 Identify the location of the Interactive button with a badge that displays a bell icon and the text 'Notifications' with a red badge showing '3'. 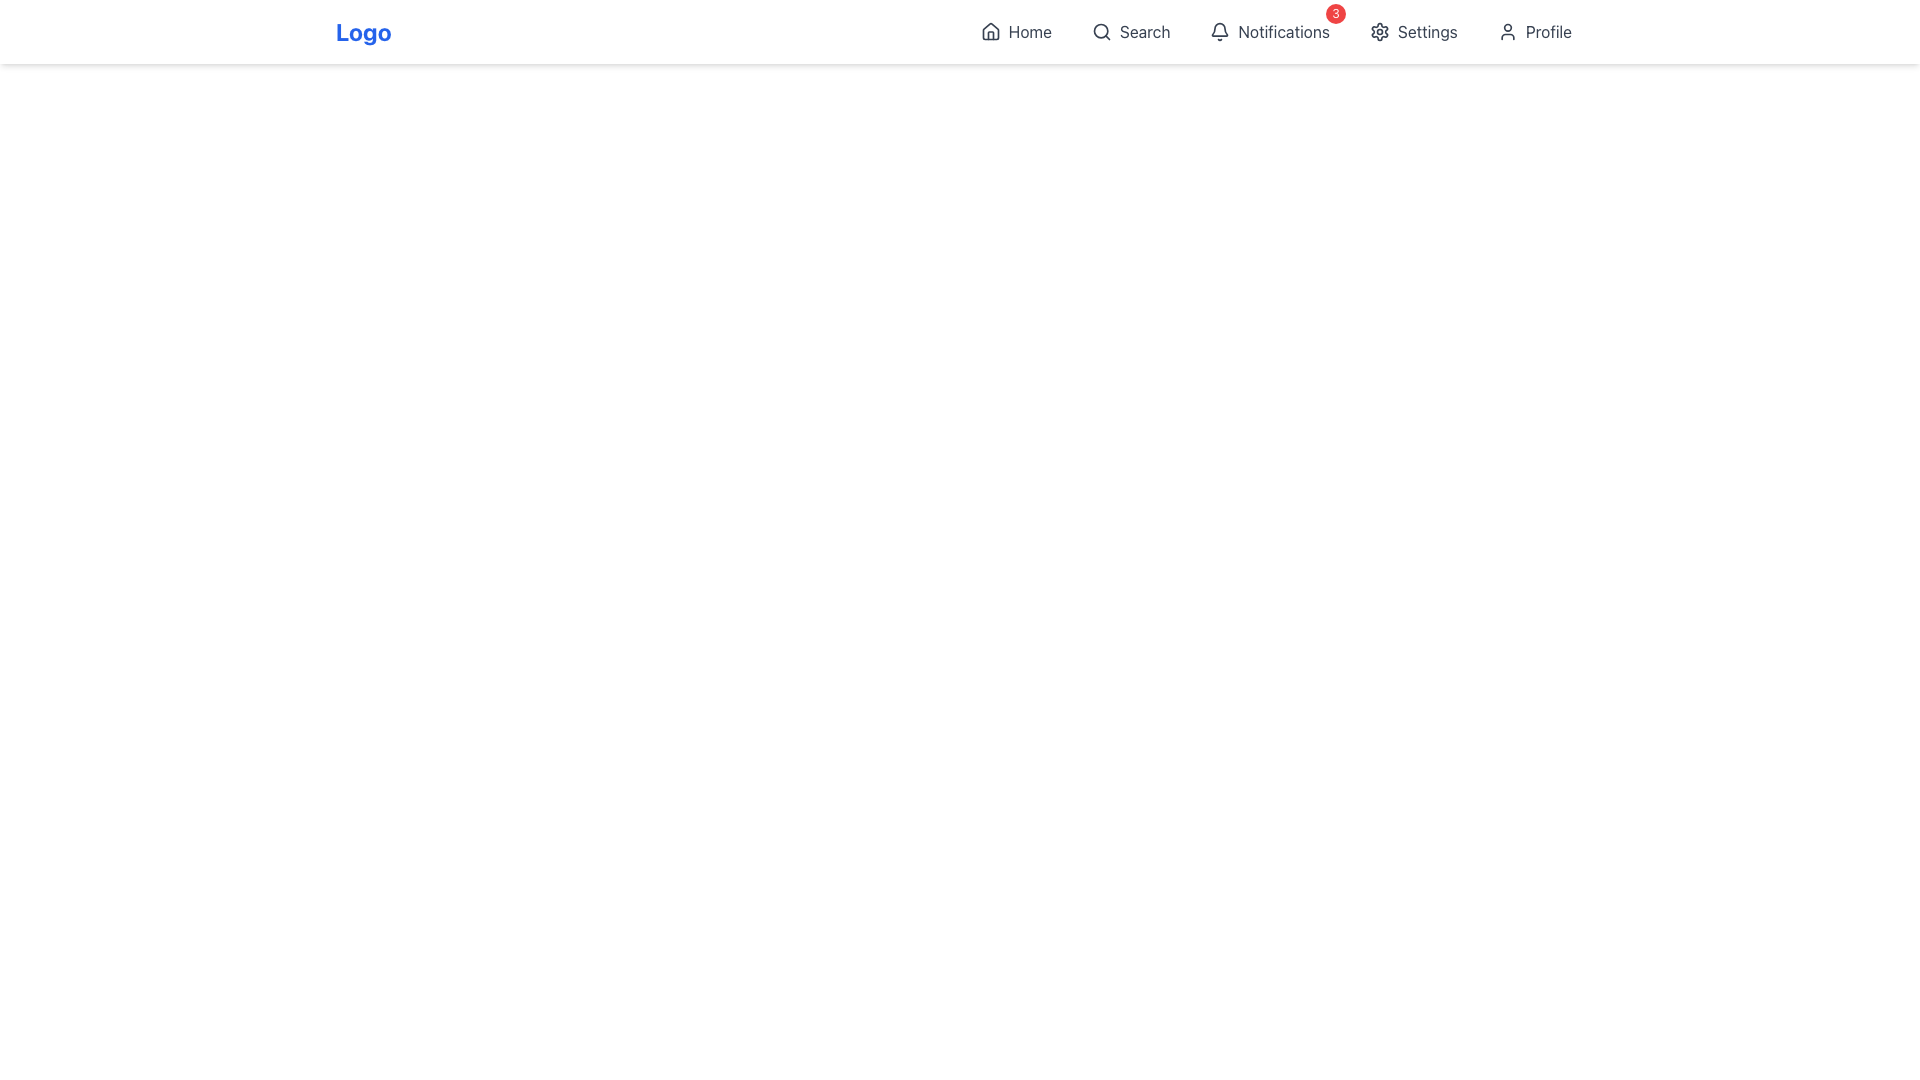
(1269, 31).